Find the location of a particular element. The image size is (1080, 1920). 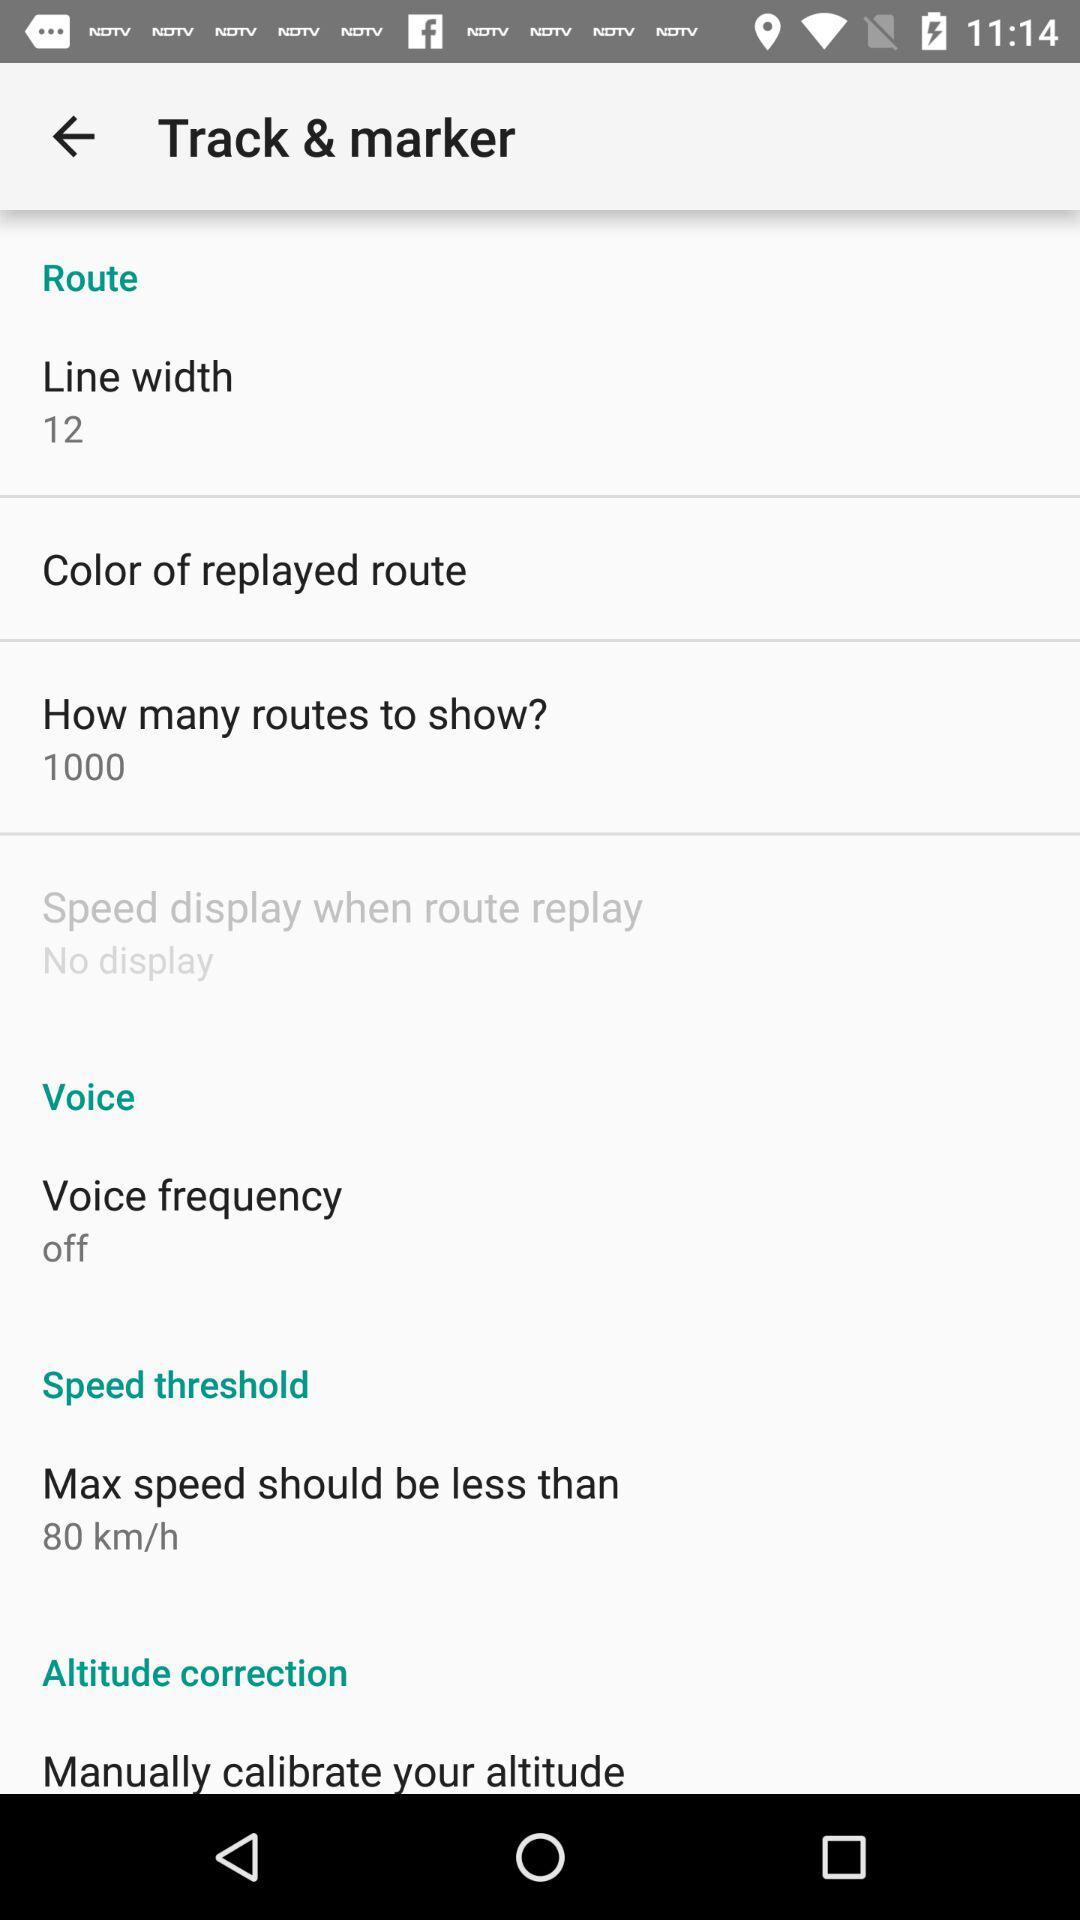

the icon below the speed threshold icon is located at coordinates (330, 1482).